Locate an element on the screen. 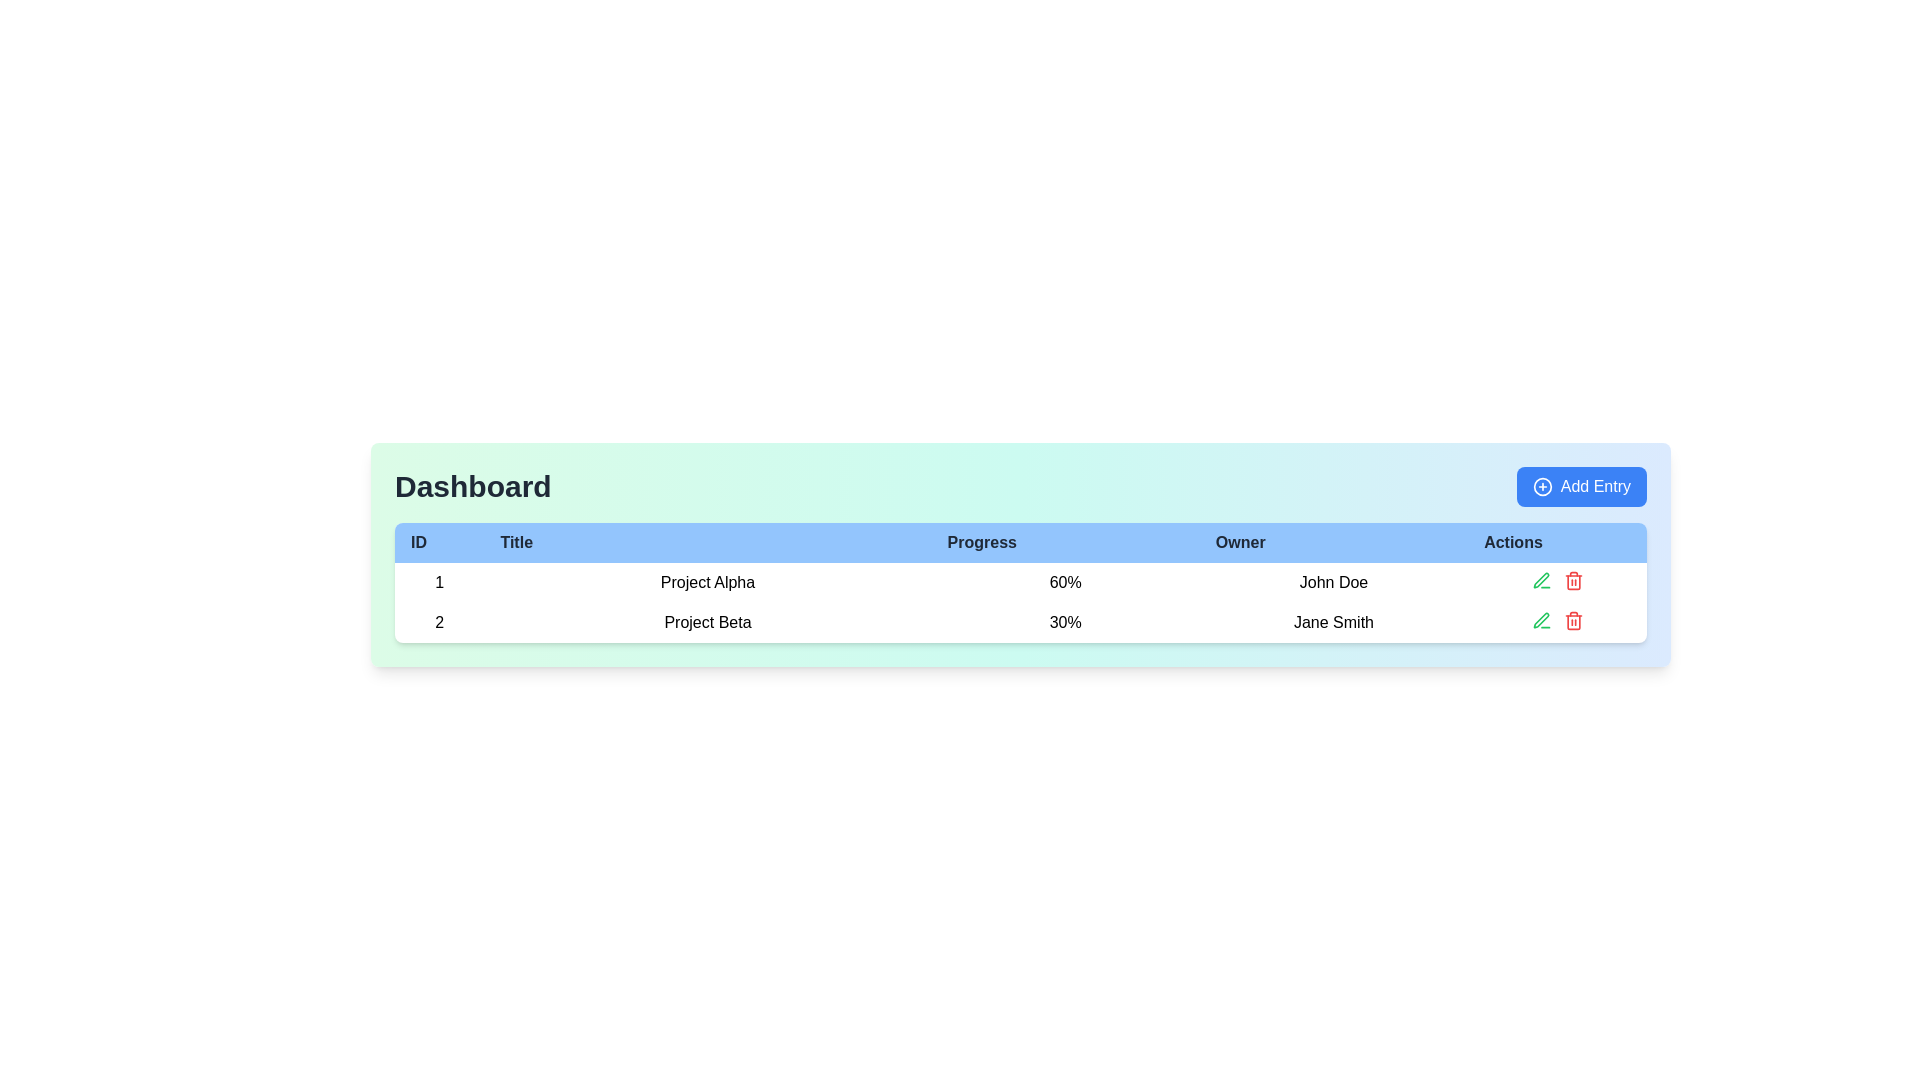 The height and width of the screenshot is (1080, 1920). the numeric label '2' in the 'ID' column of the second row of the data table to focus on it is located at coordinates (438, 622).